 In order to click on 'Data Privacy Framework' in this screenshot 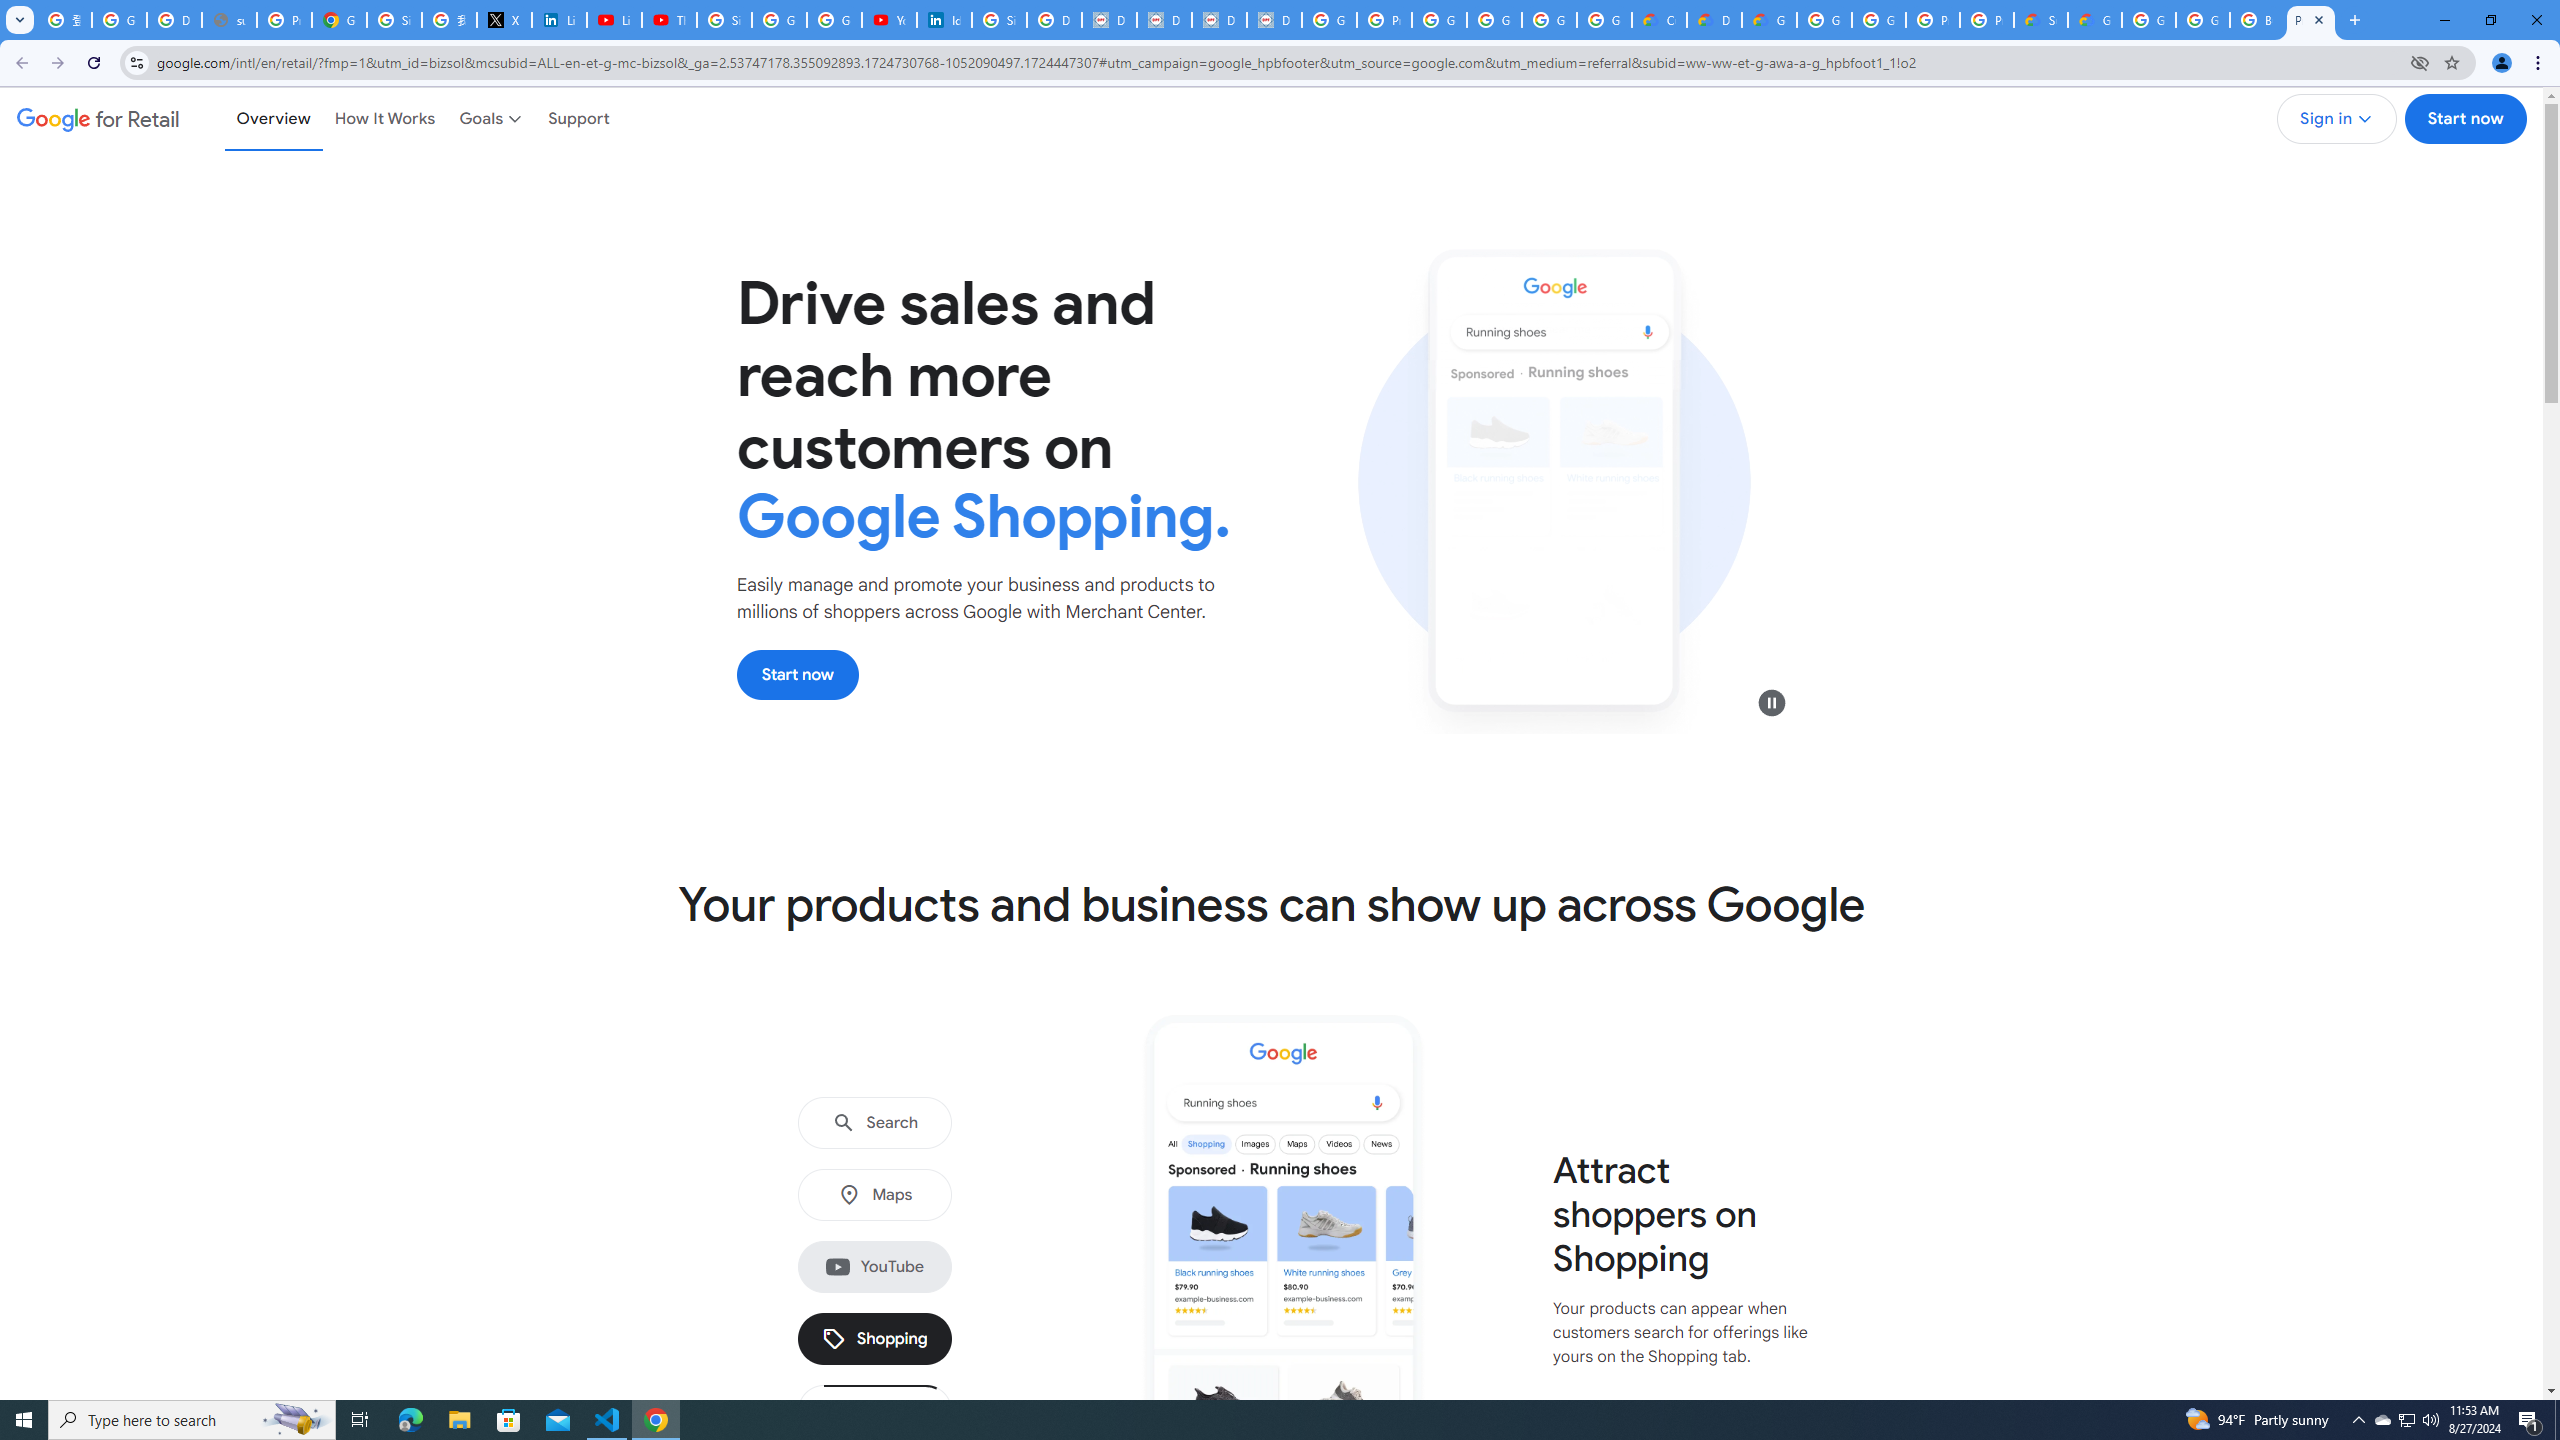, I will do `click(1163, 19)`.